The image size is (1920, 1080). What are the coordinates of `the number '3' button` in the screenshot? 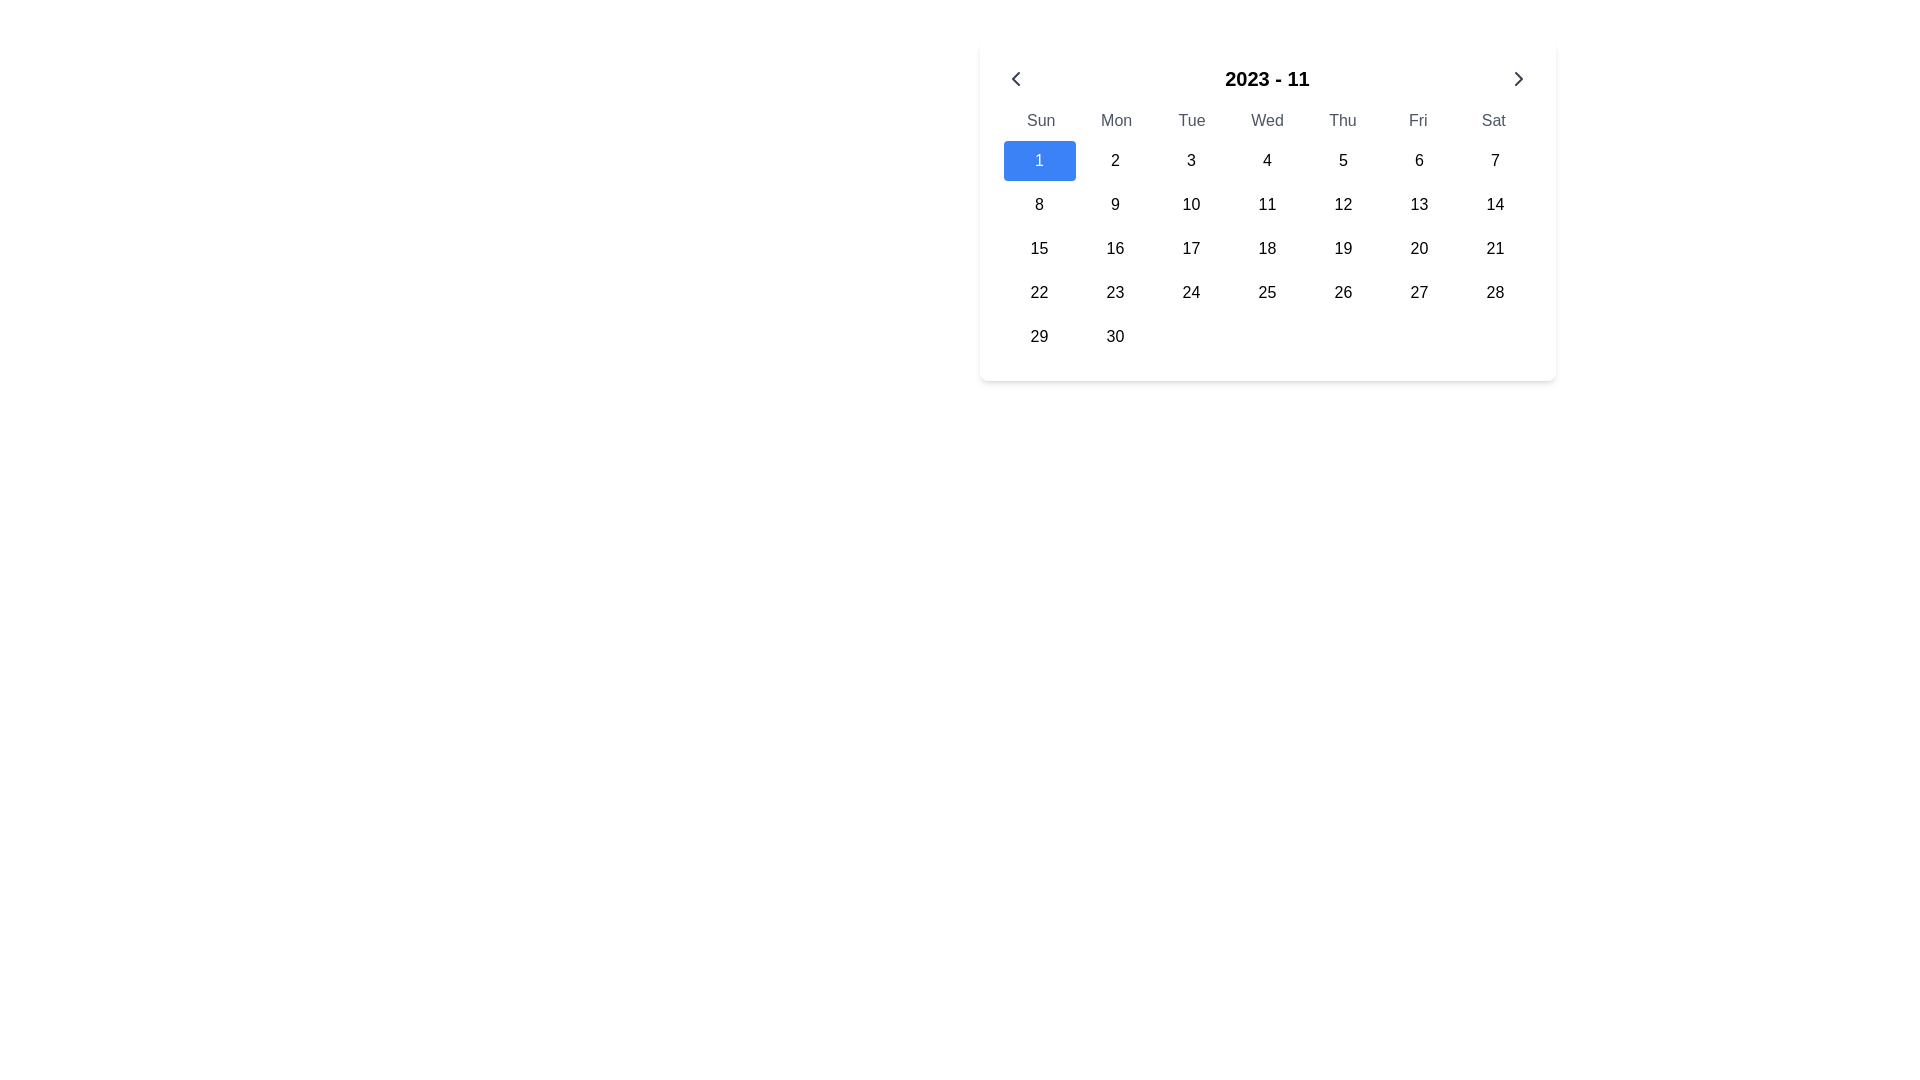 It's located at (1191, 160).